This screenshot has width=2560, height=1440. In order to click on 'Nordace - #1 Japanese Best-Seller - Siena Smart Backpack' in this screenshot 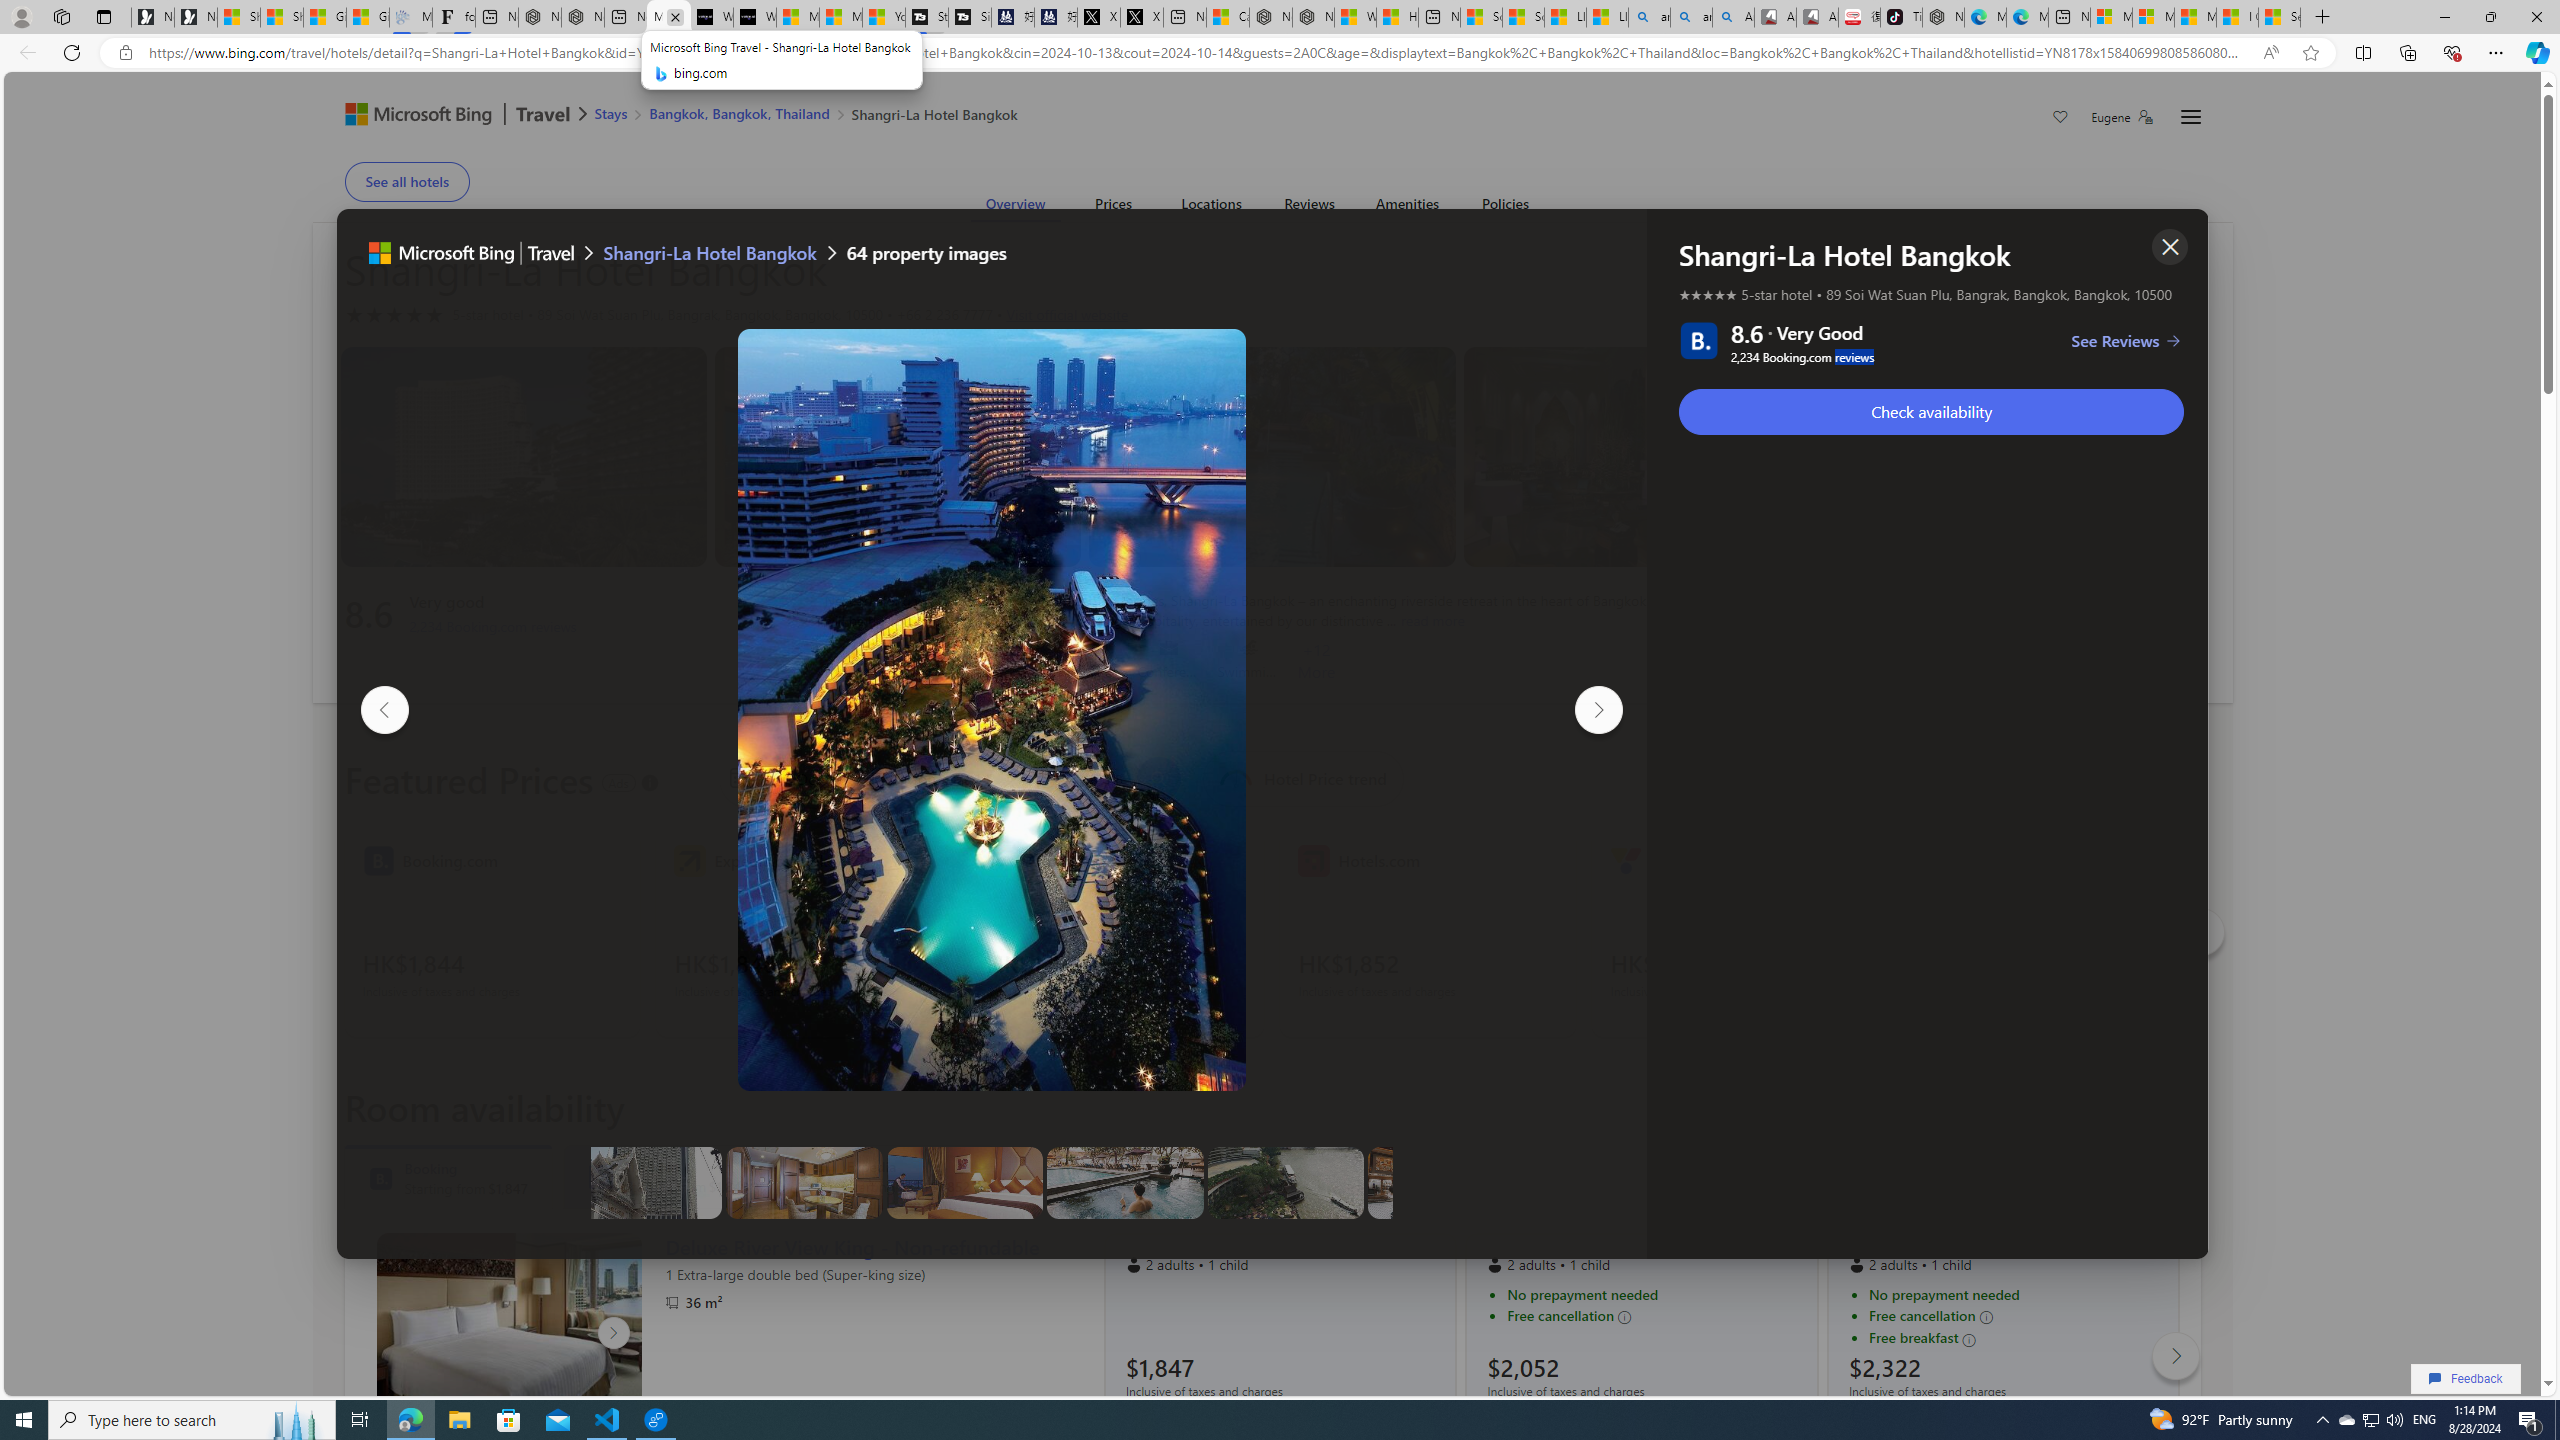, I will do `click(582, 16)`.